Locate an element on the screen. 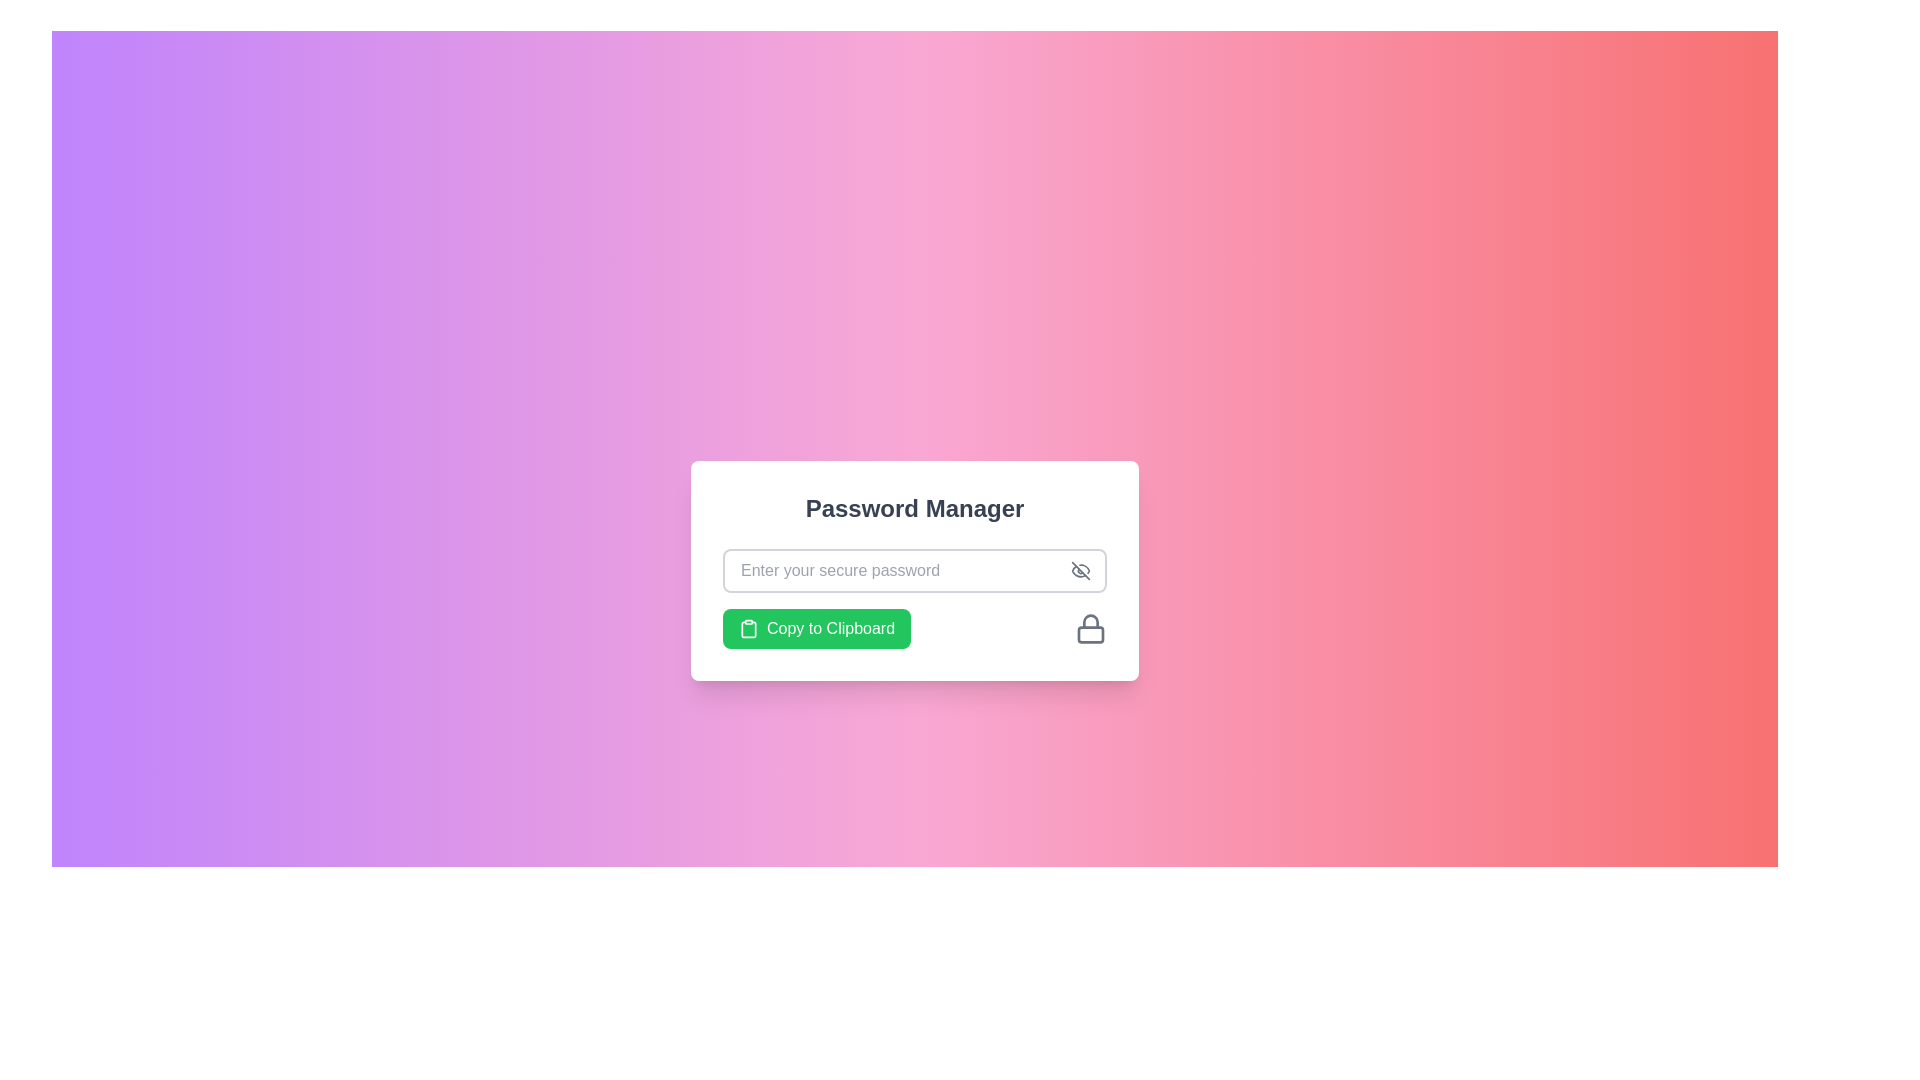 The width and height of the screenshot is (1920, 1080). the bold 'Password Manager' text label that is prominently displayed in dark gray above the password input field is located at coordinates (914, 508).